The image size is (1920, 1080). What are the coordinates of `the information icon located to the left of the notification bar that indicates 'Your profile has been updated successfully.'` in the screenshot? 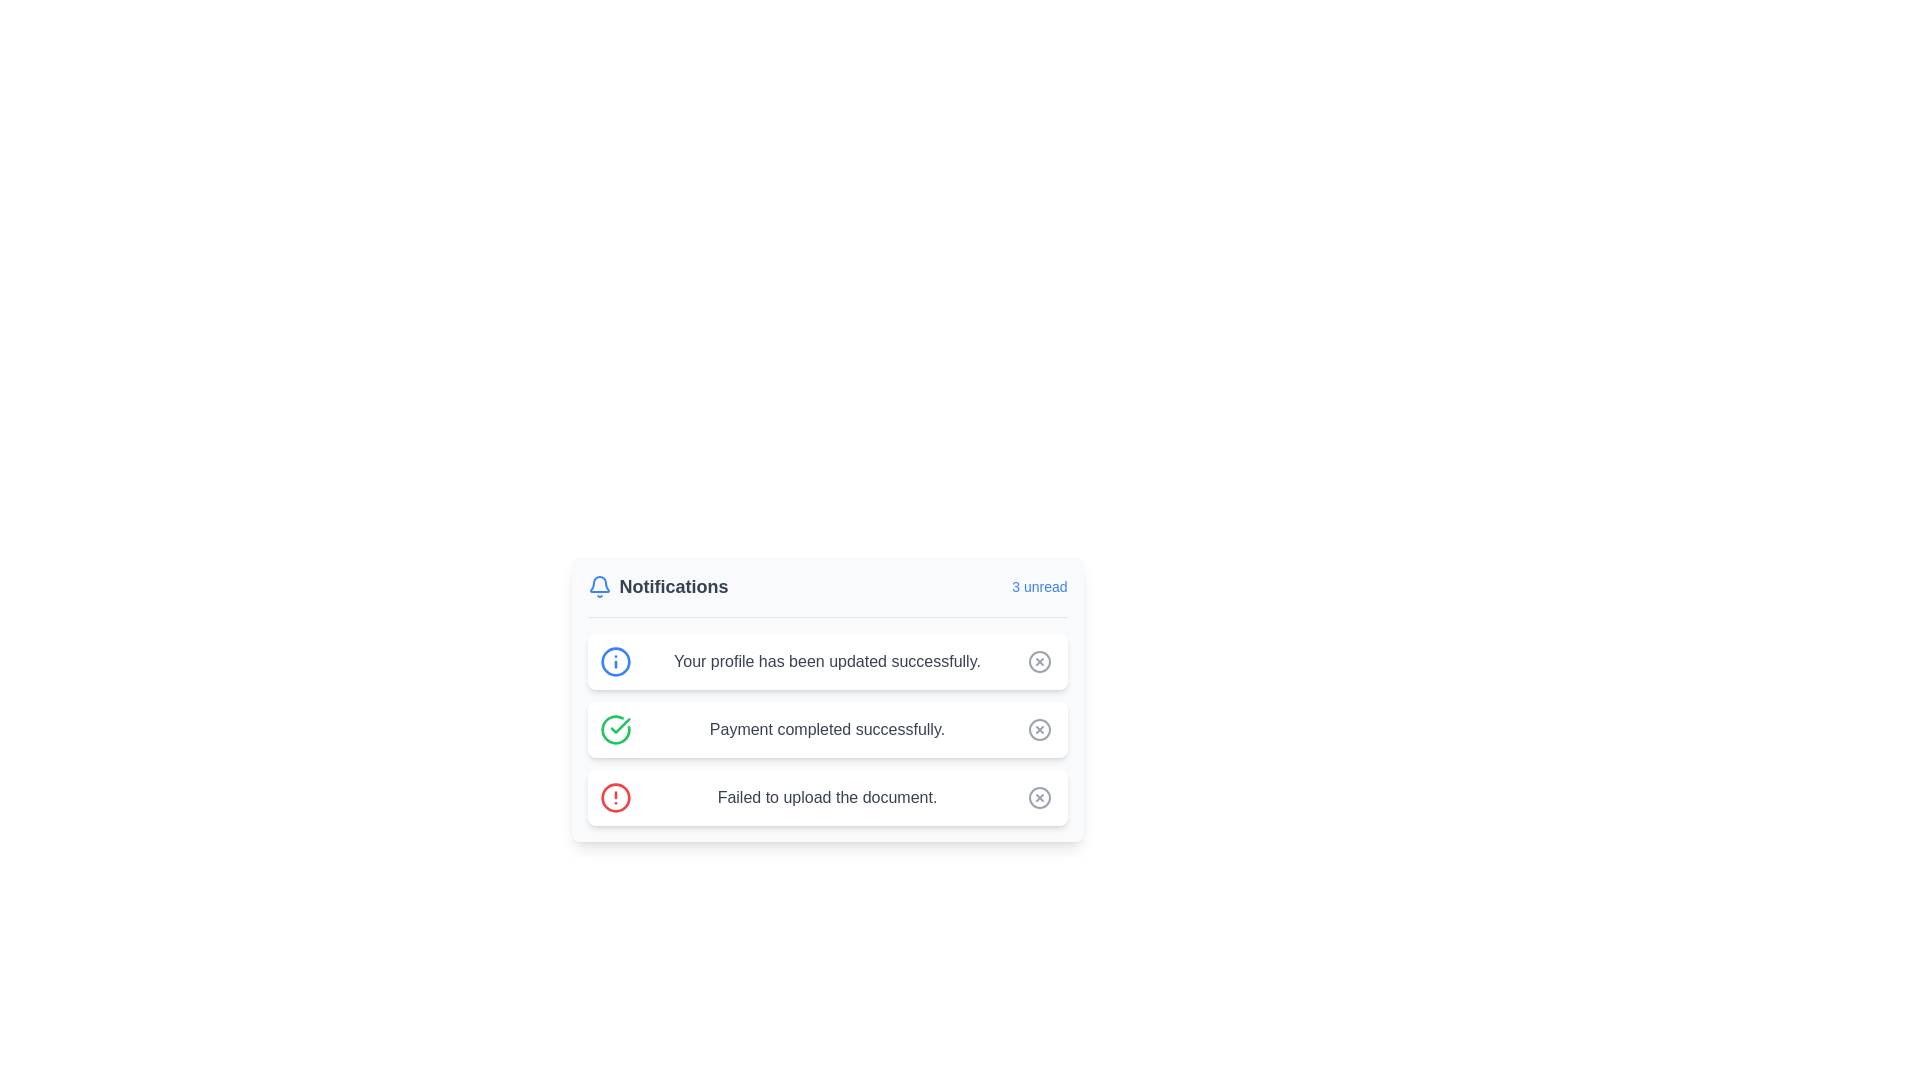 It's located at (614, 662).